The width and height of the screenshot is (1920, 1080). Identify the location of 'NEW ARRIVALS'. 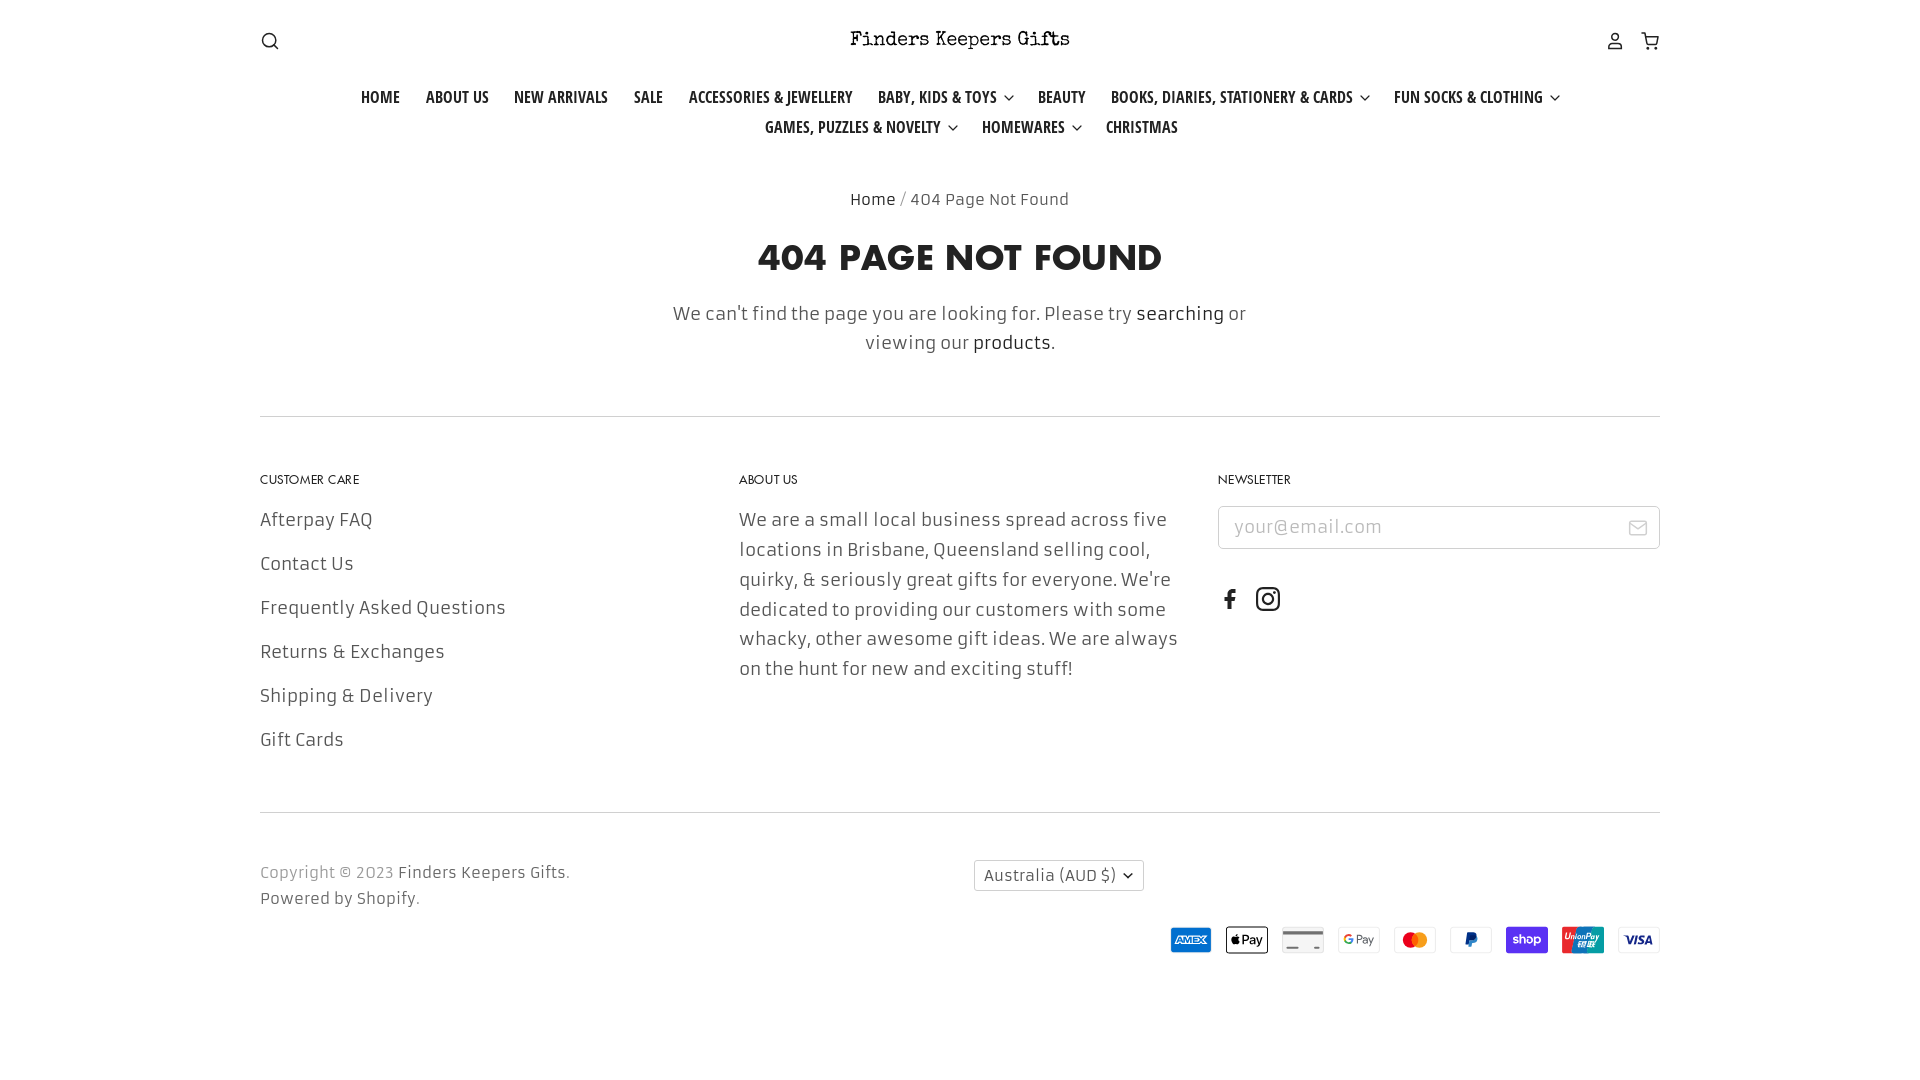
(550, 96).